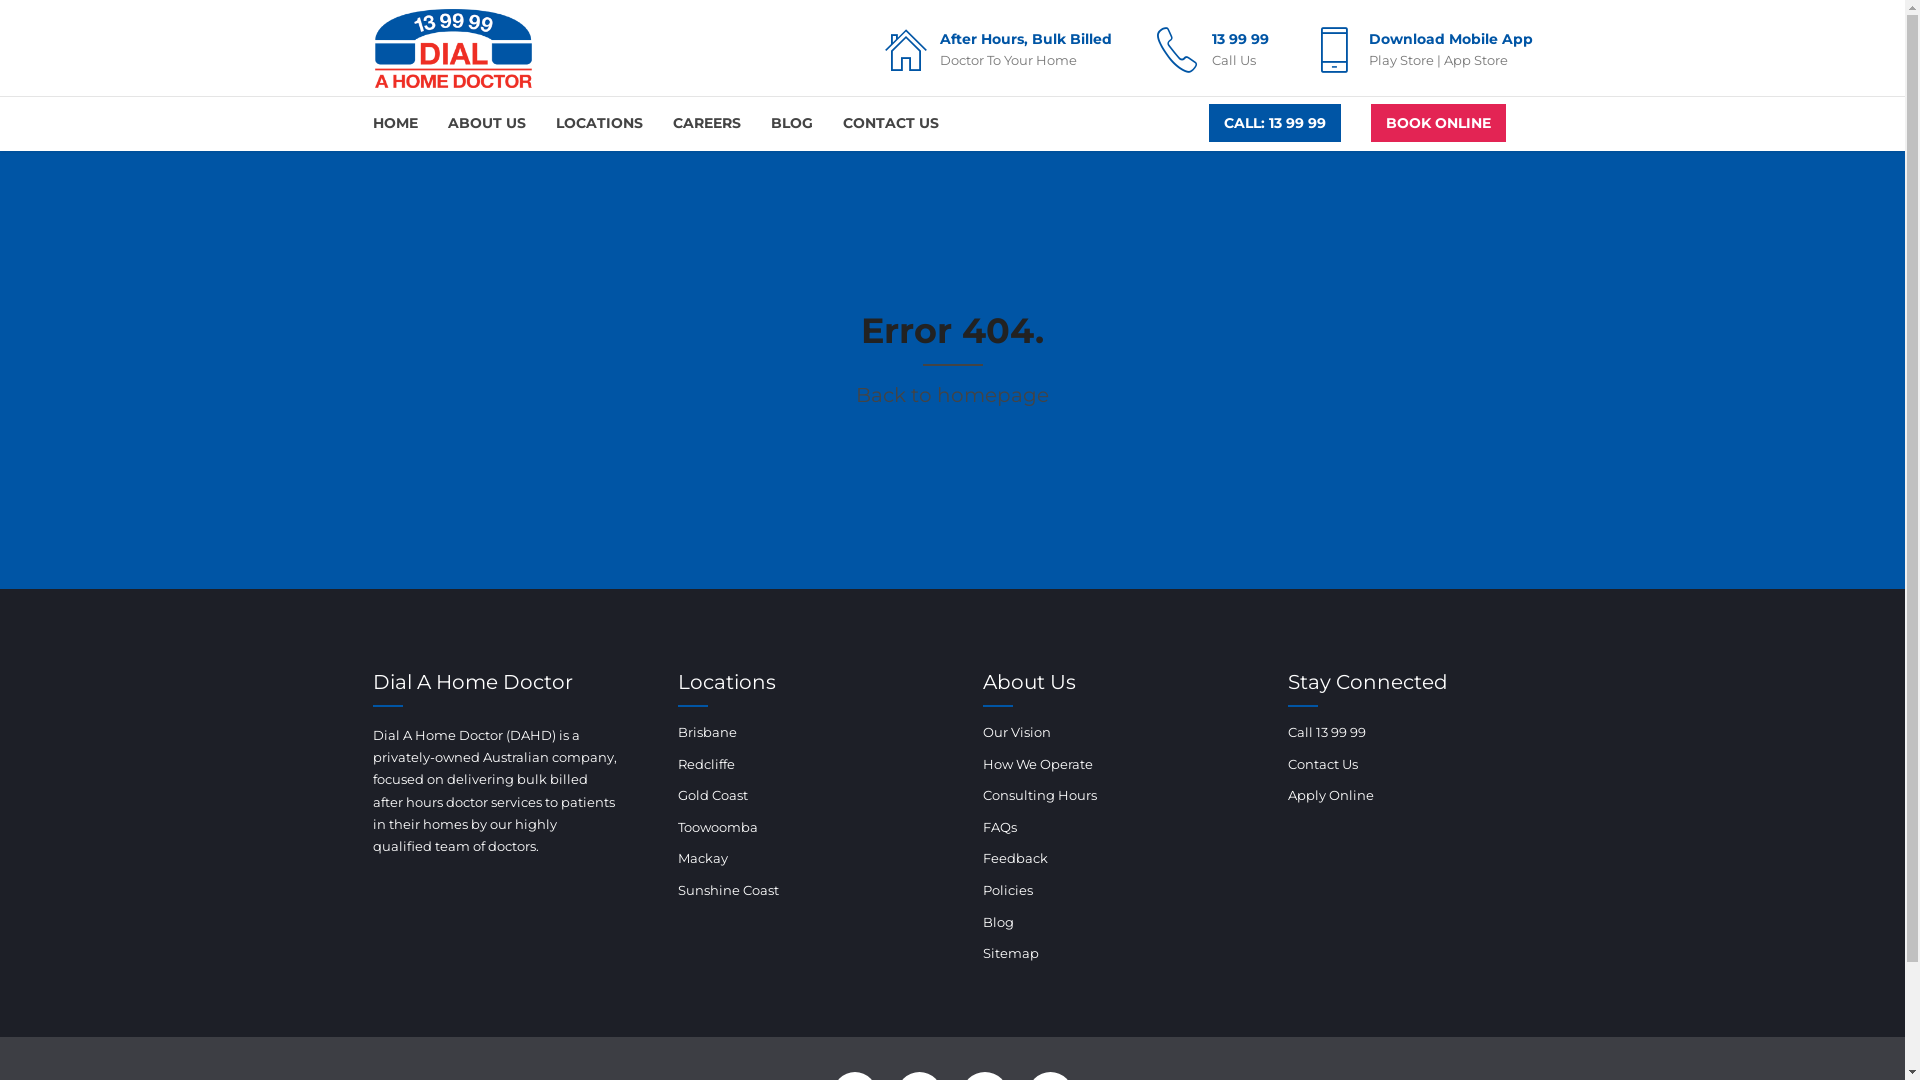 Image resolution: width=1920 pixels, height=1080 pixels. I want to click on 'Contact Us', so click(1323, 763).